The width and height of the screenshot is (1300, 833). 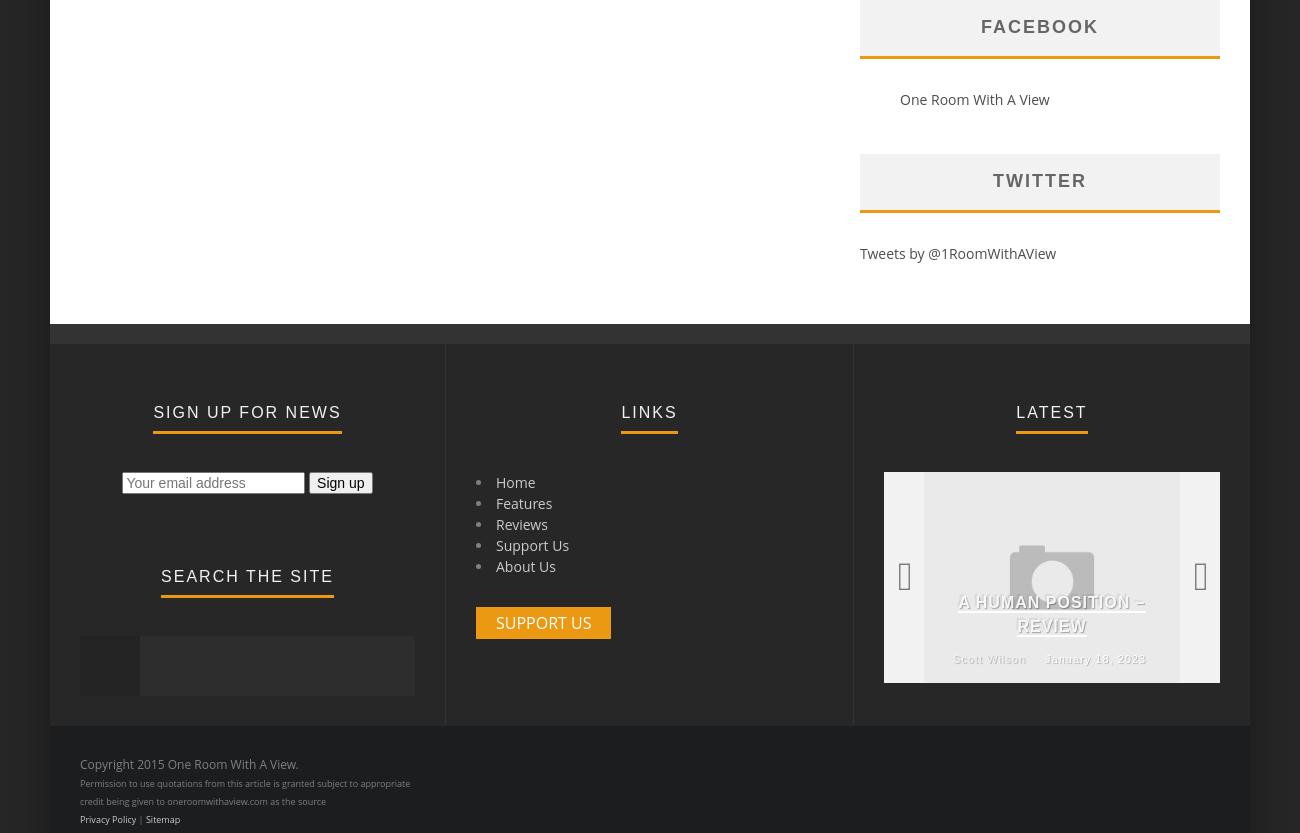 What do you see at coordinates (974, 98) in the screenshot?
I see `'One Room With A View'` at bounding box center [974, 98].